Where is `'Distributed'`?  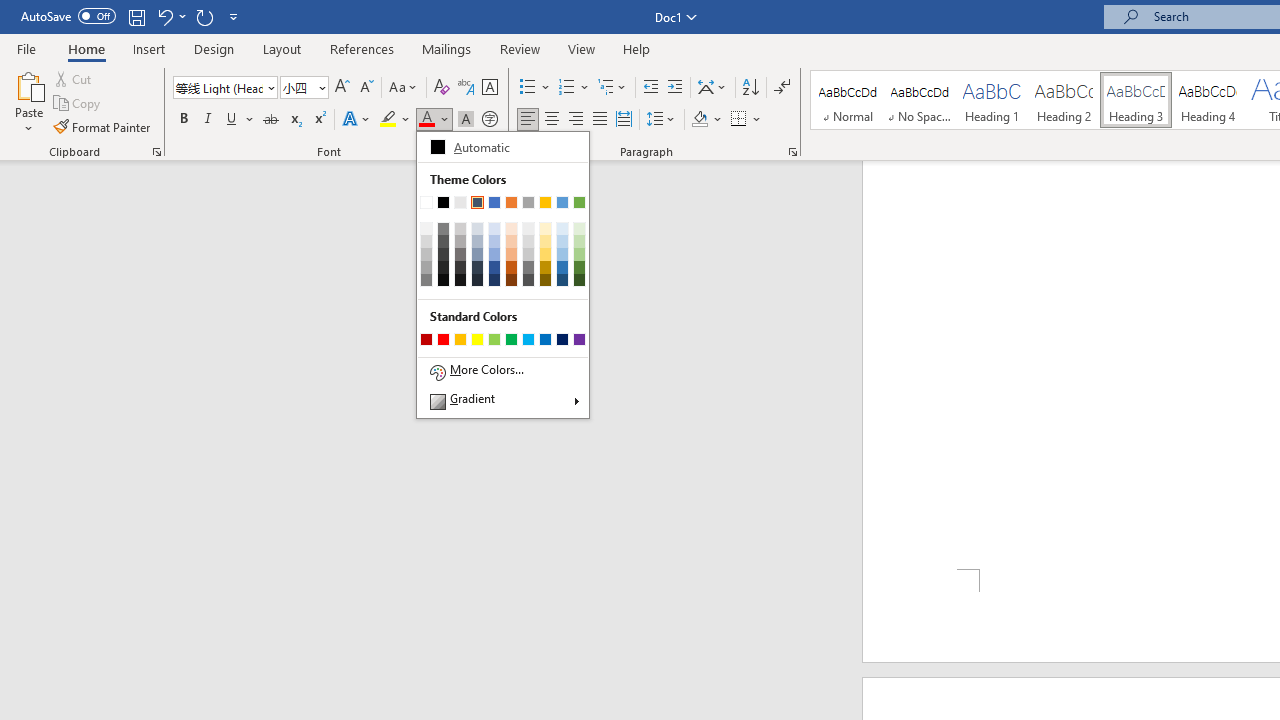
'Distributed' is located at coordinates (623, 119).